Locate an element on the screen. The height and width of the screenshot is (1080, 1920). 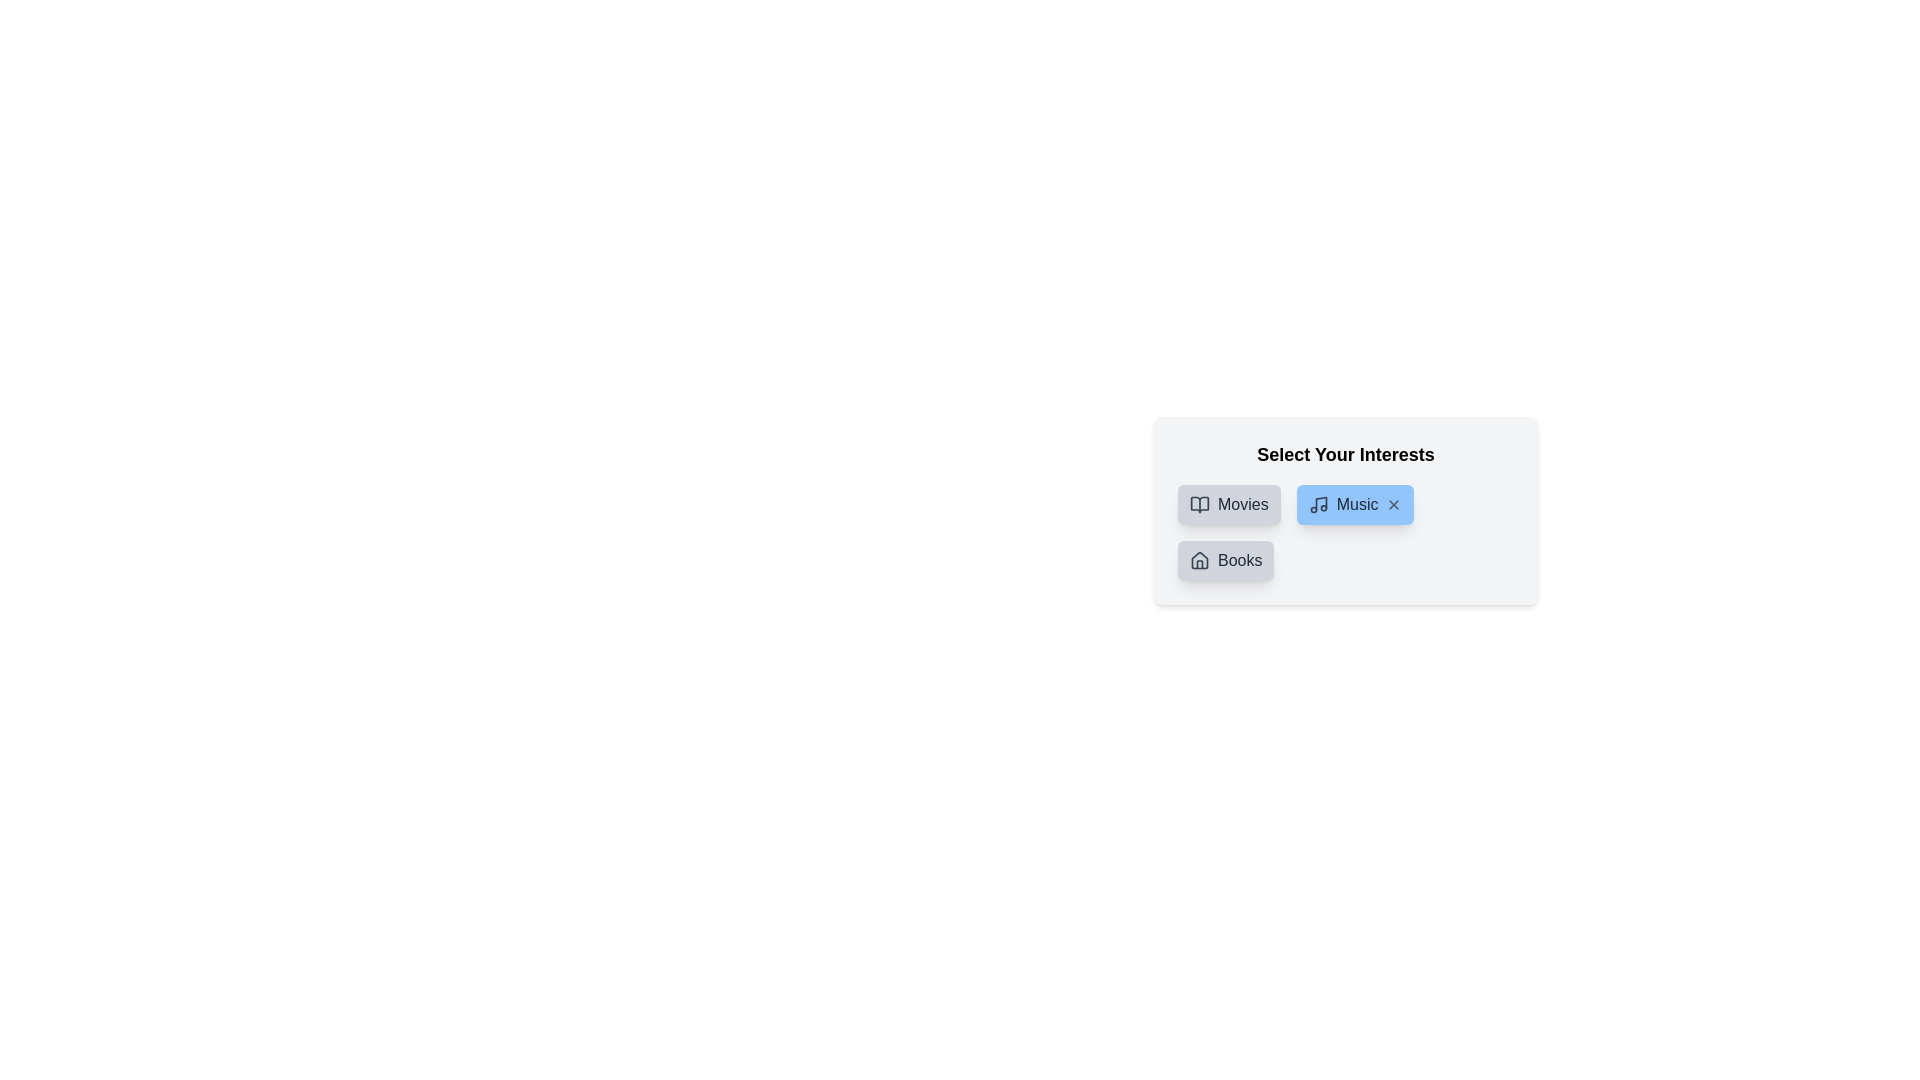
the 'Books' button to toggle its selection state is located at coordinates (1224, 560).